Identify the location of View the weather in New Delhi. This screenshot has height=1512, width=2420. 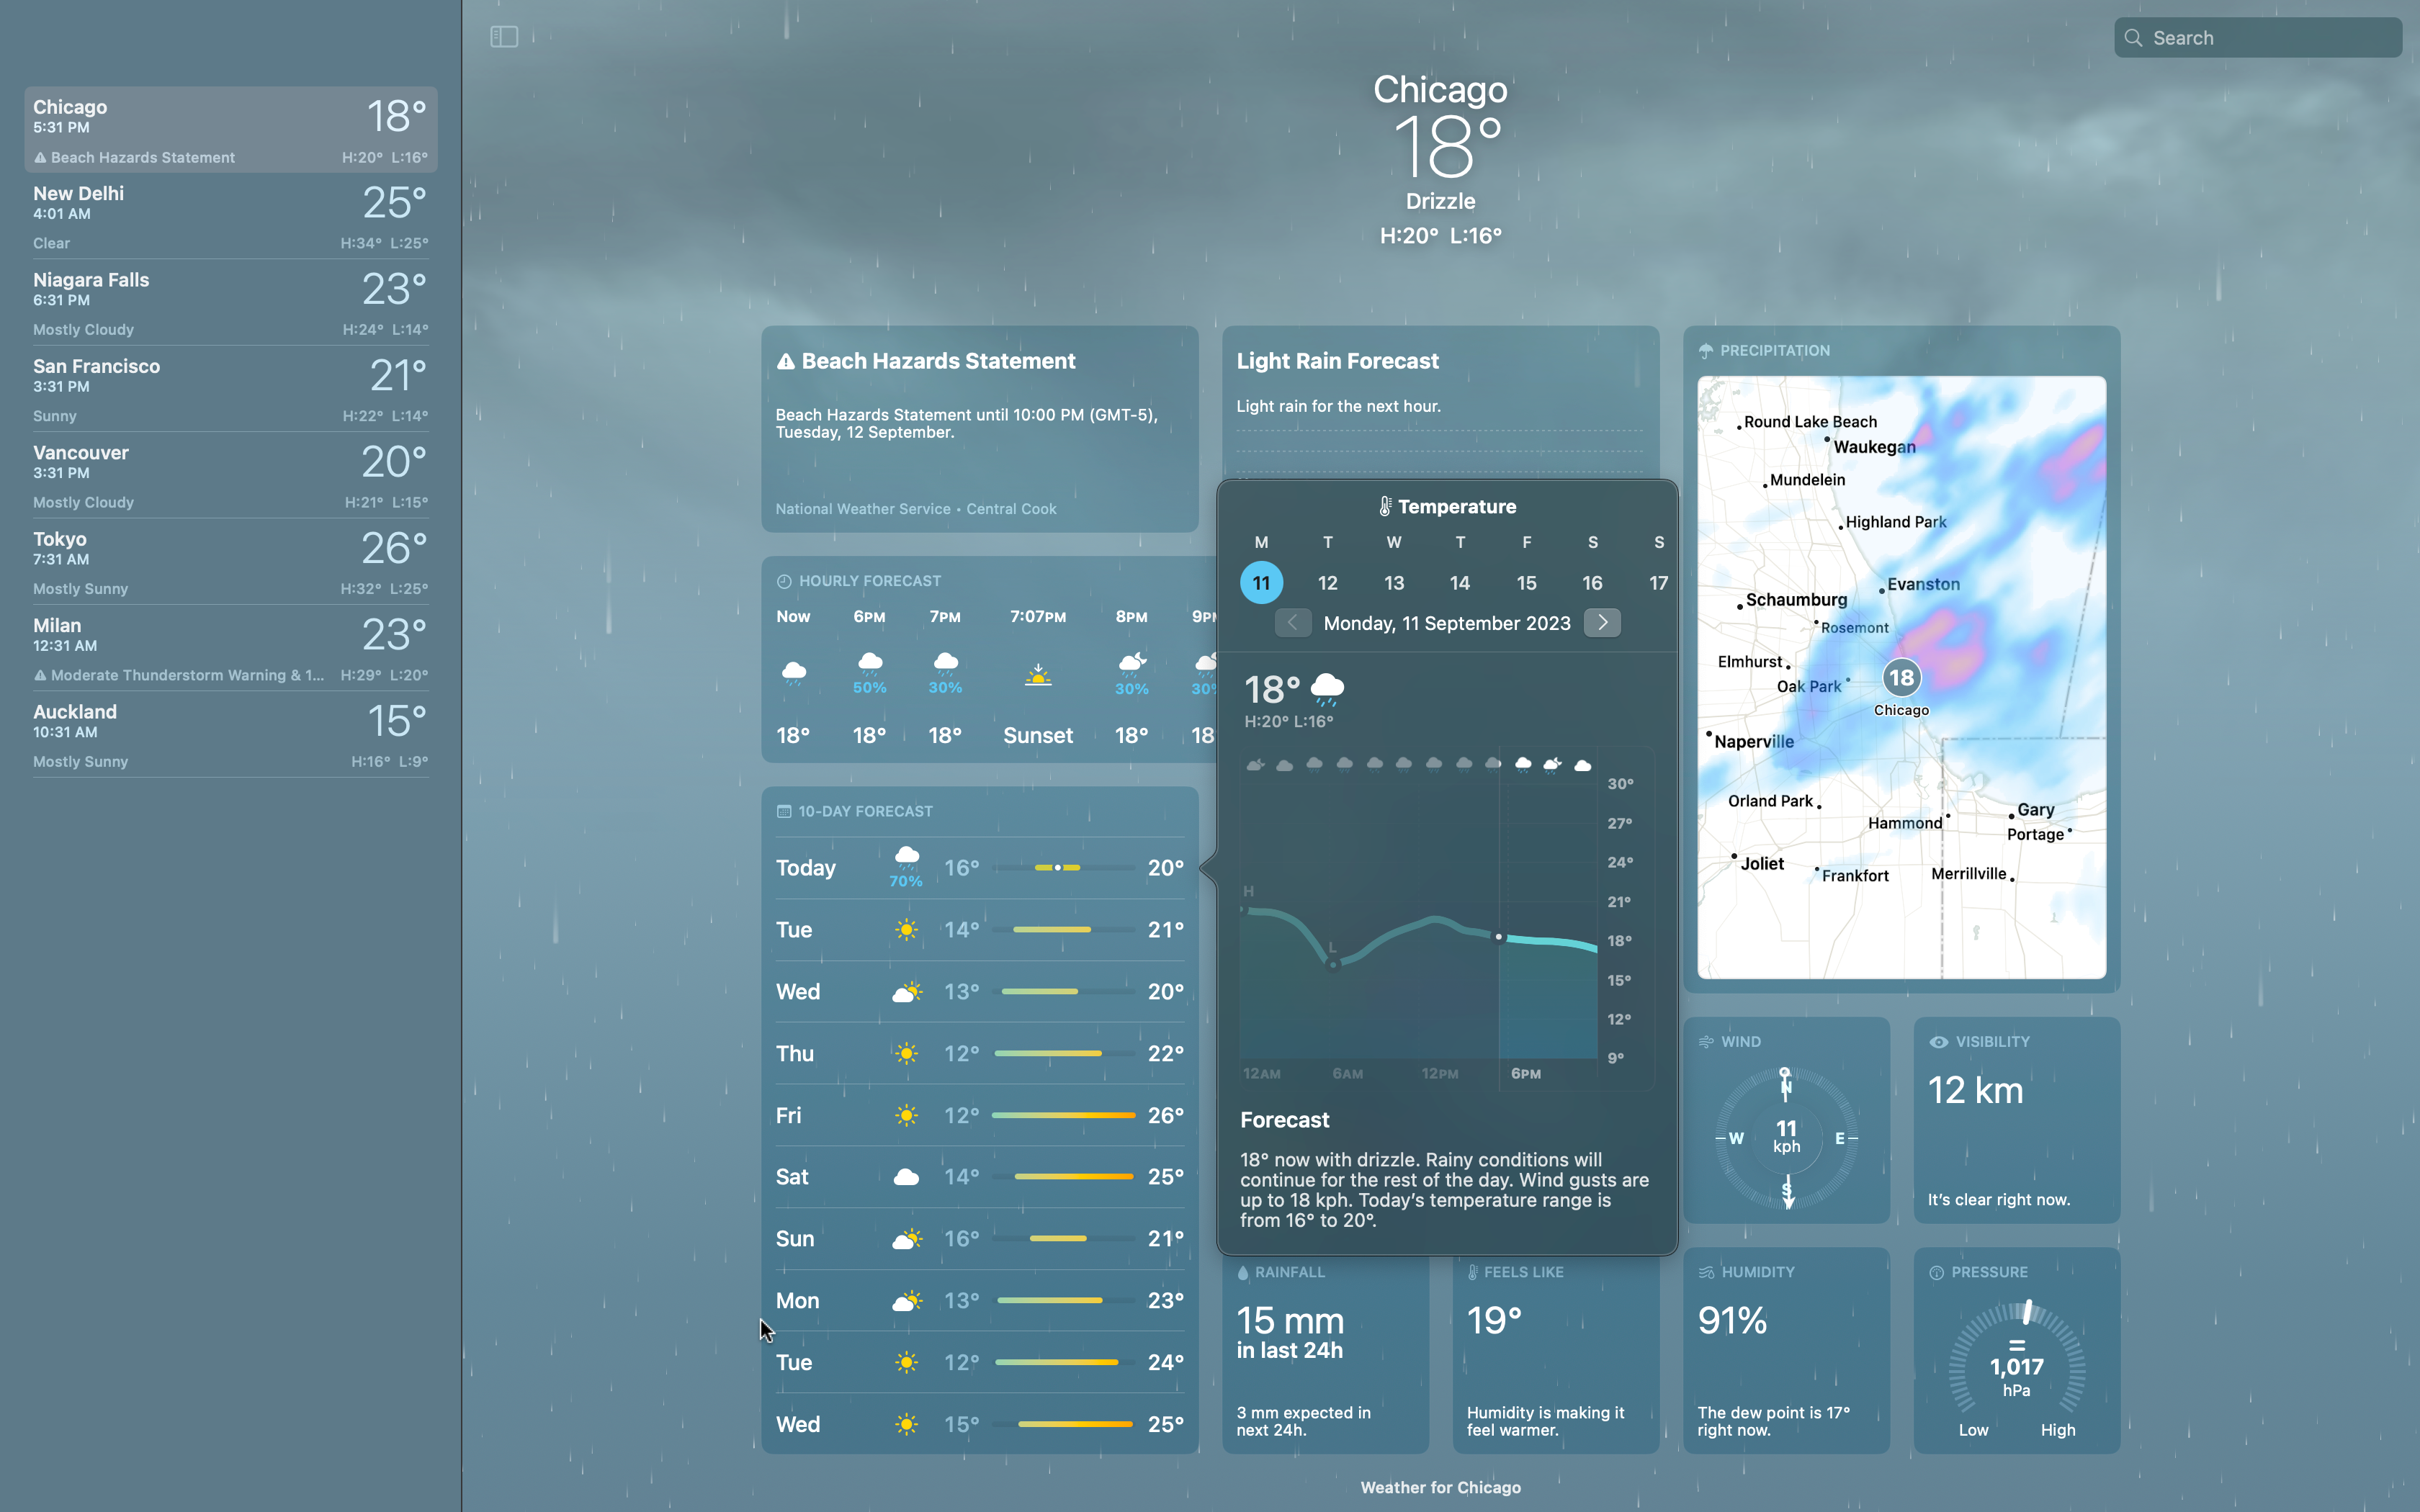
(229, 212).